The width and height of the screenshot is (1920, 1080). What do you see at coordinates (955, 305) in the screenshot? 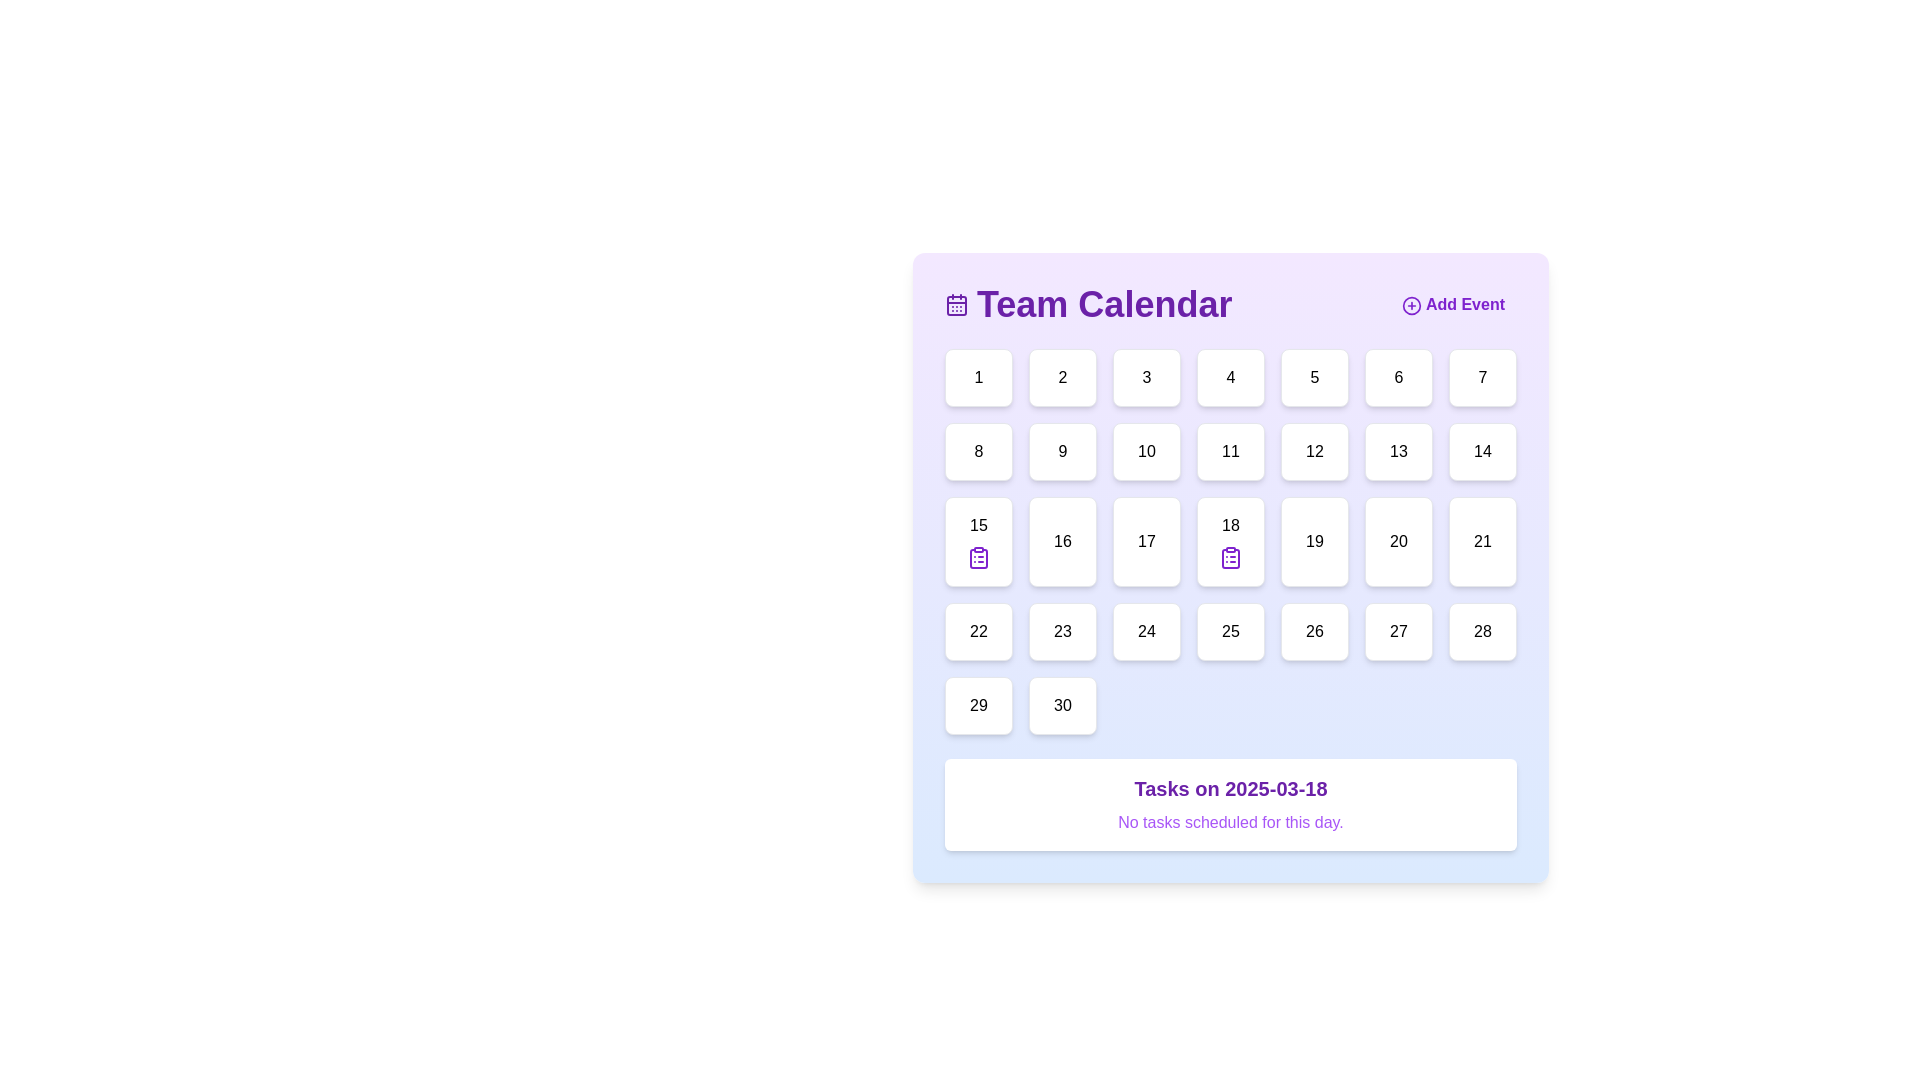
I see `the decorative or structural component of the calendar icon located to the left of the 'Team Calendar' heading` at bounding box center [955, 305].